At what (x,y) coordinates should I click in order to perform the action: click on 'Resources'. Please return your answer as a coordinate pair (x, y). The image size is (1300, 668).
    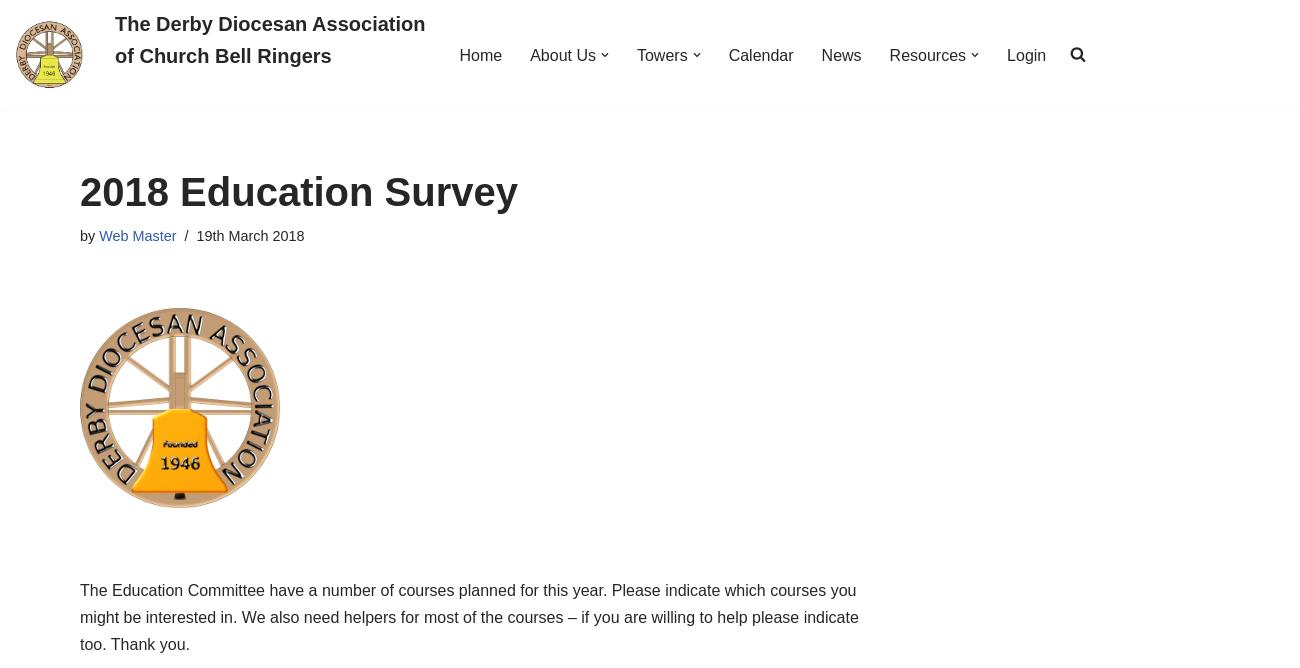
    Looking at the image, I should click on (927, 54).